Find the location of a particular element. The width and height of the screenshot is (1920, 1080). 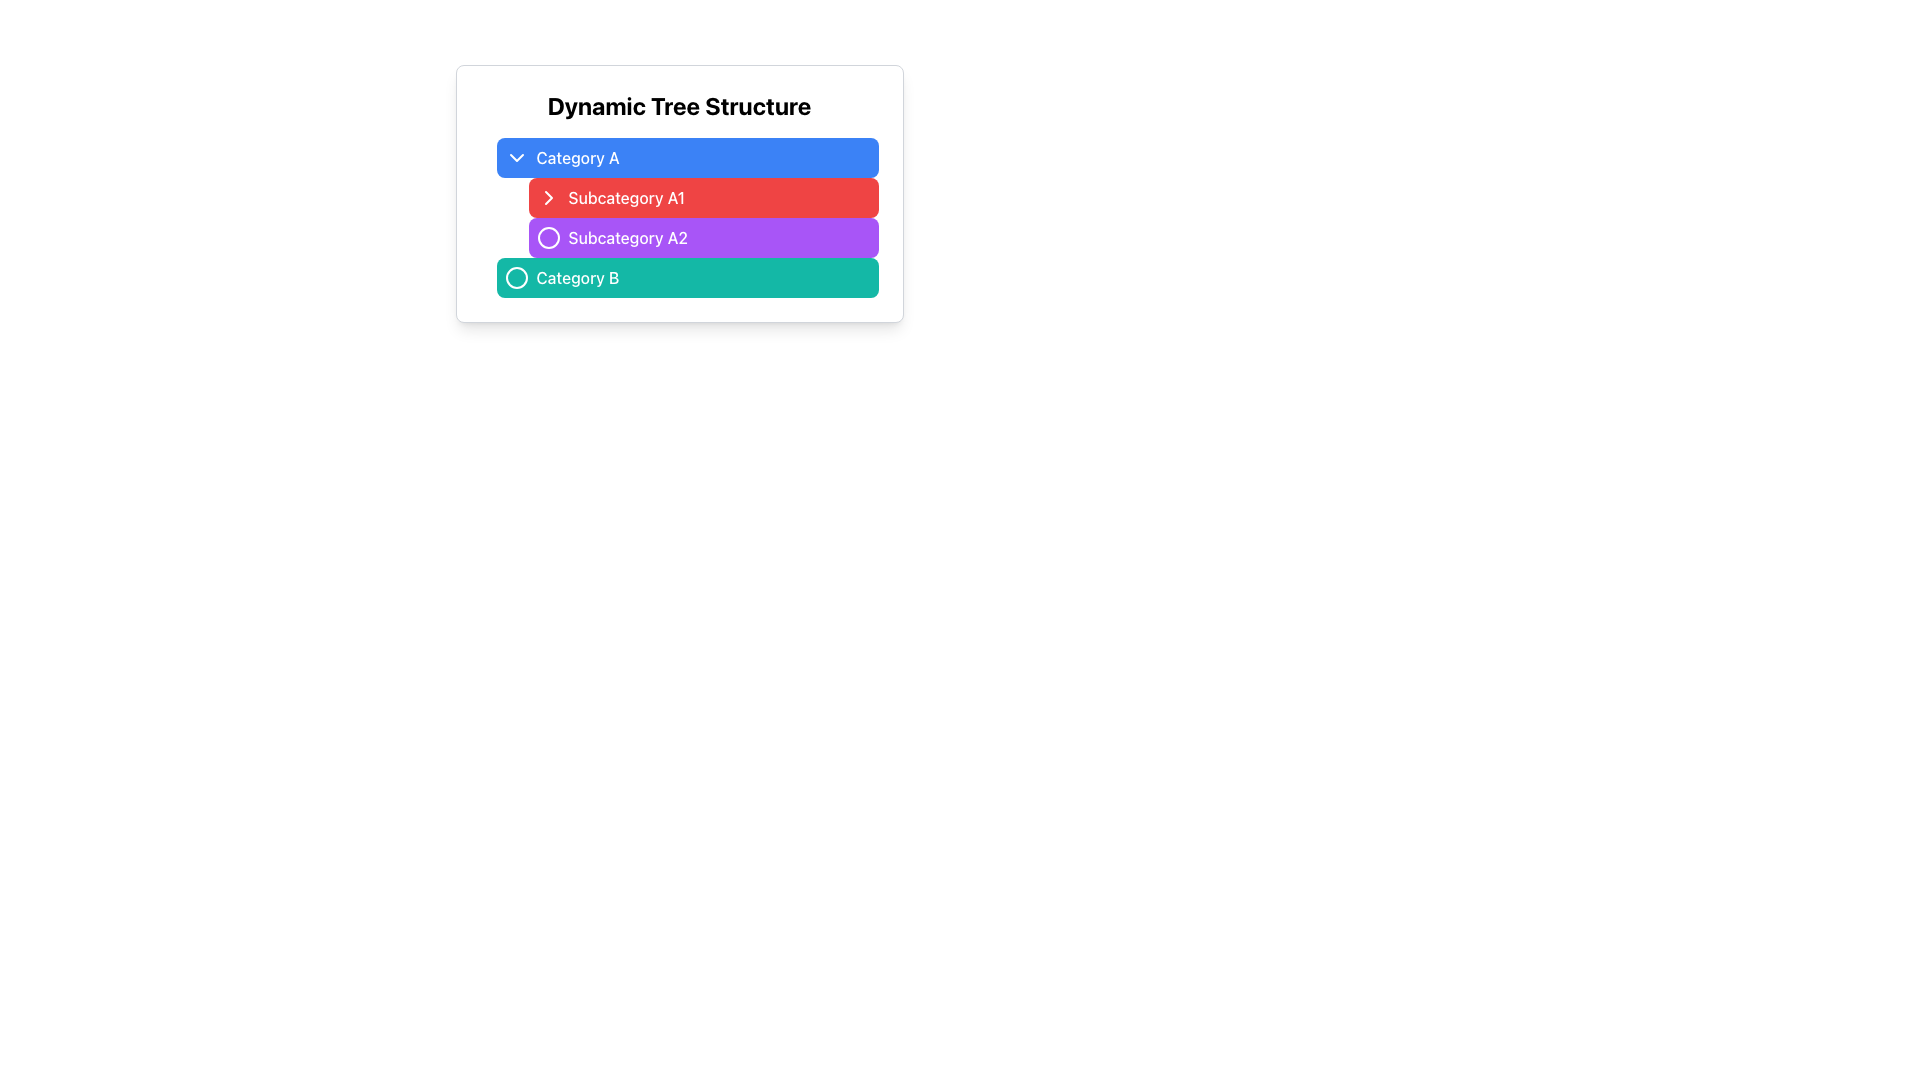

the red button labeled 'Subcategory A1' with an arrow icon, located under 'Category A' is located at coordinates (703, 197).